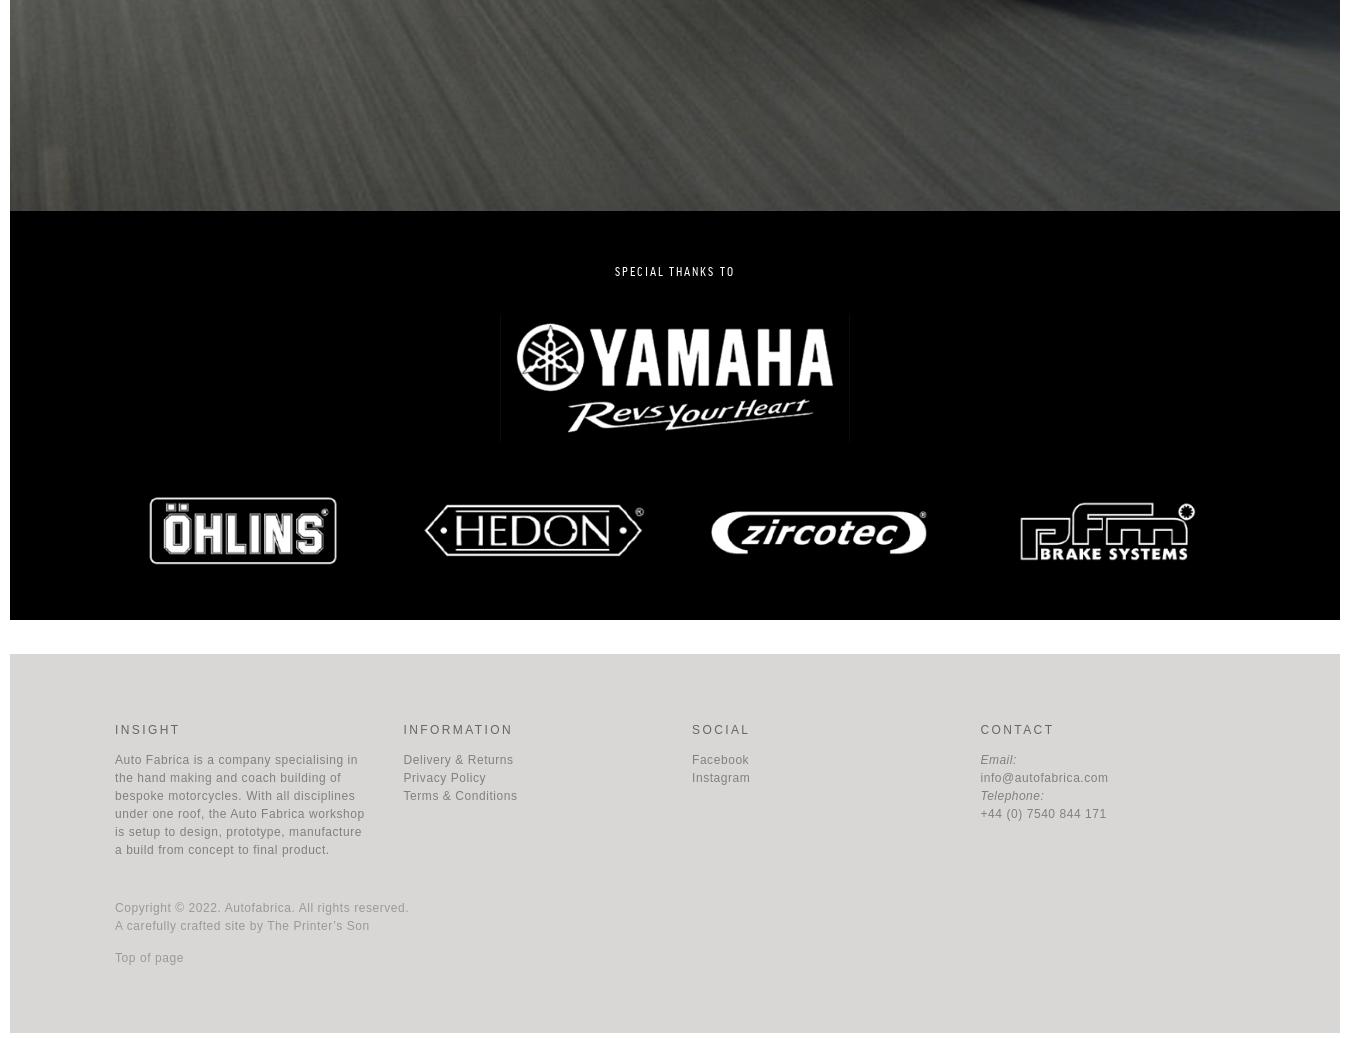 The height and width of the screenshot is (1038, 1350). Describe the element at coordinates (457, 727) in the screenshot. I see `'Information'` at that location.